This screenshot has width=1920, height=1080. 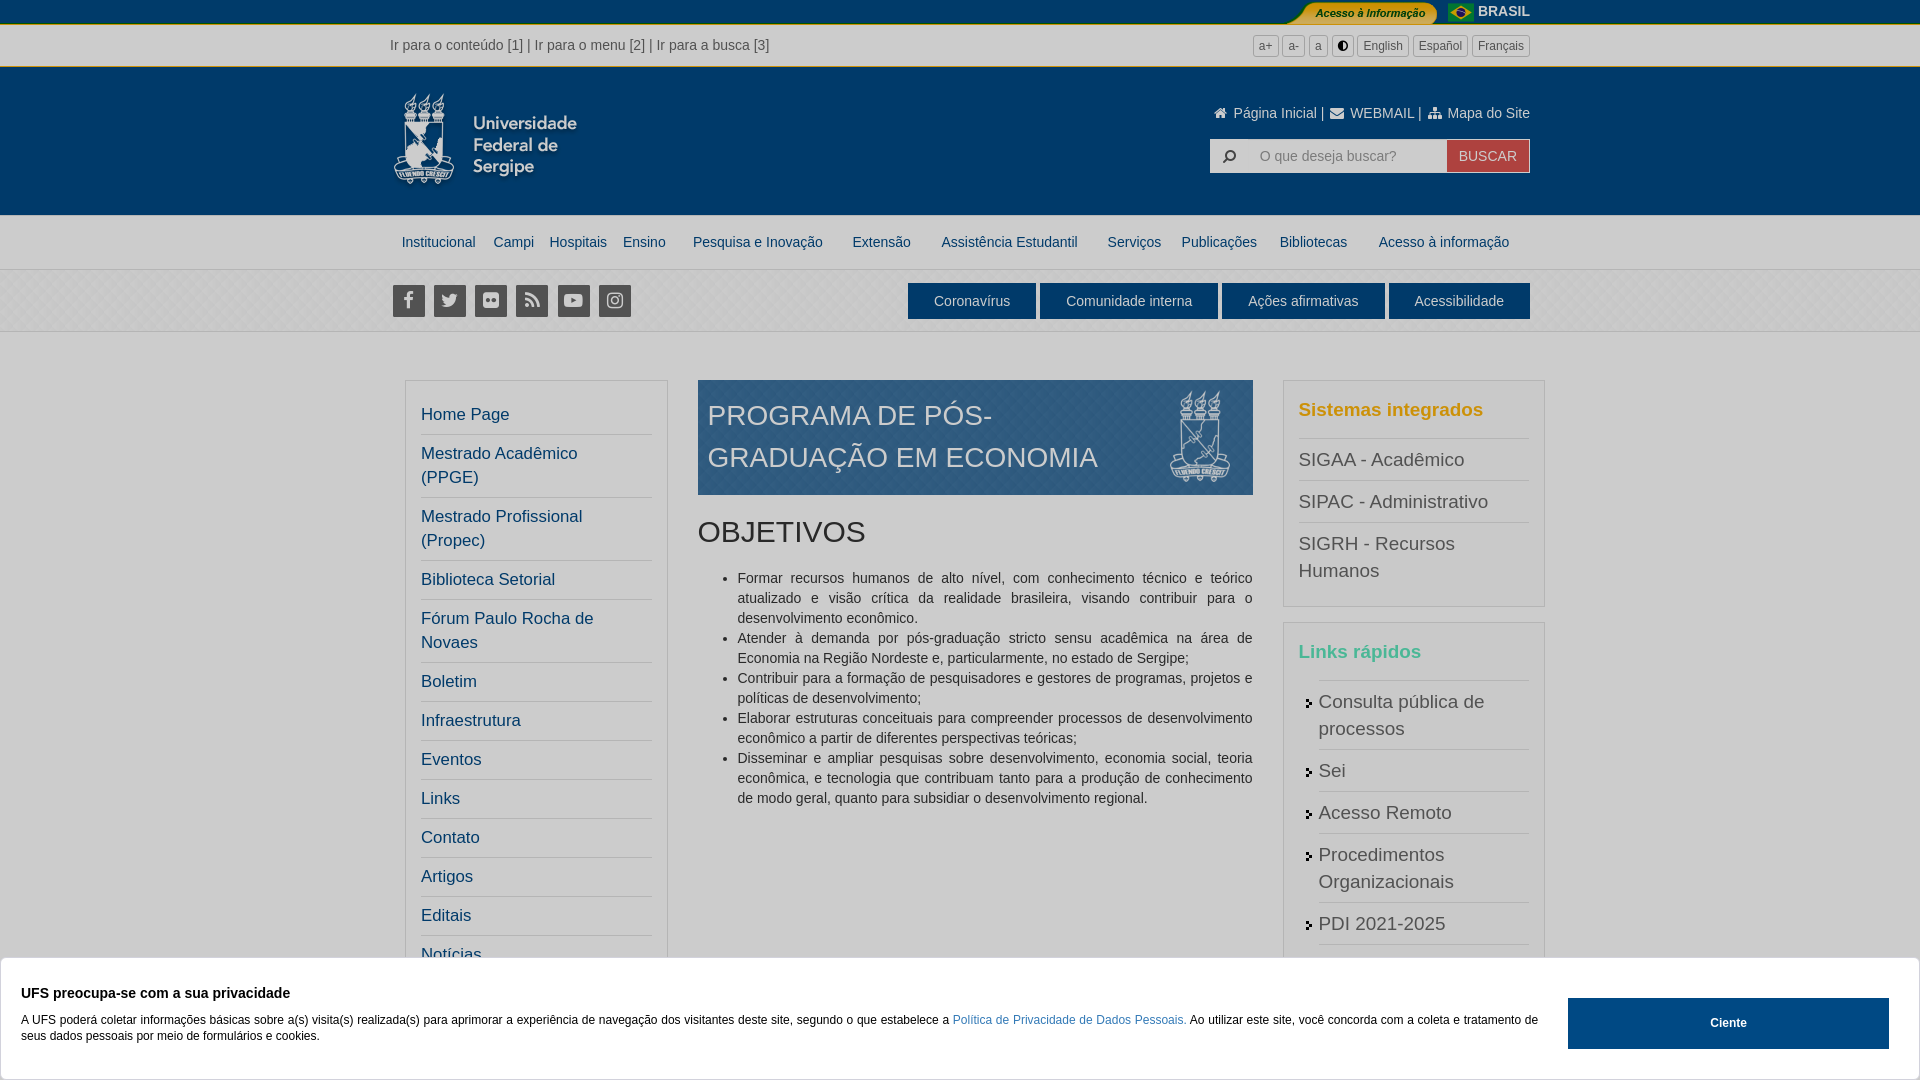 I want to click on 'BRASIL', so click(x=1503, y=11).